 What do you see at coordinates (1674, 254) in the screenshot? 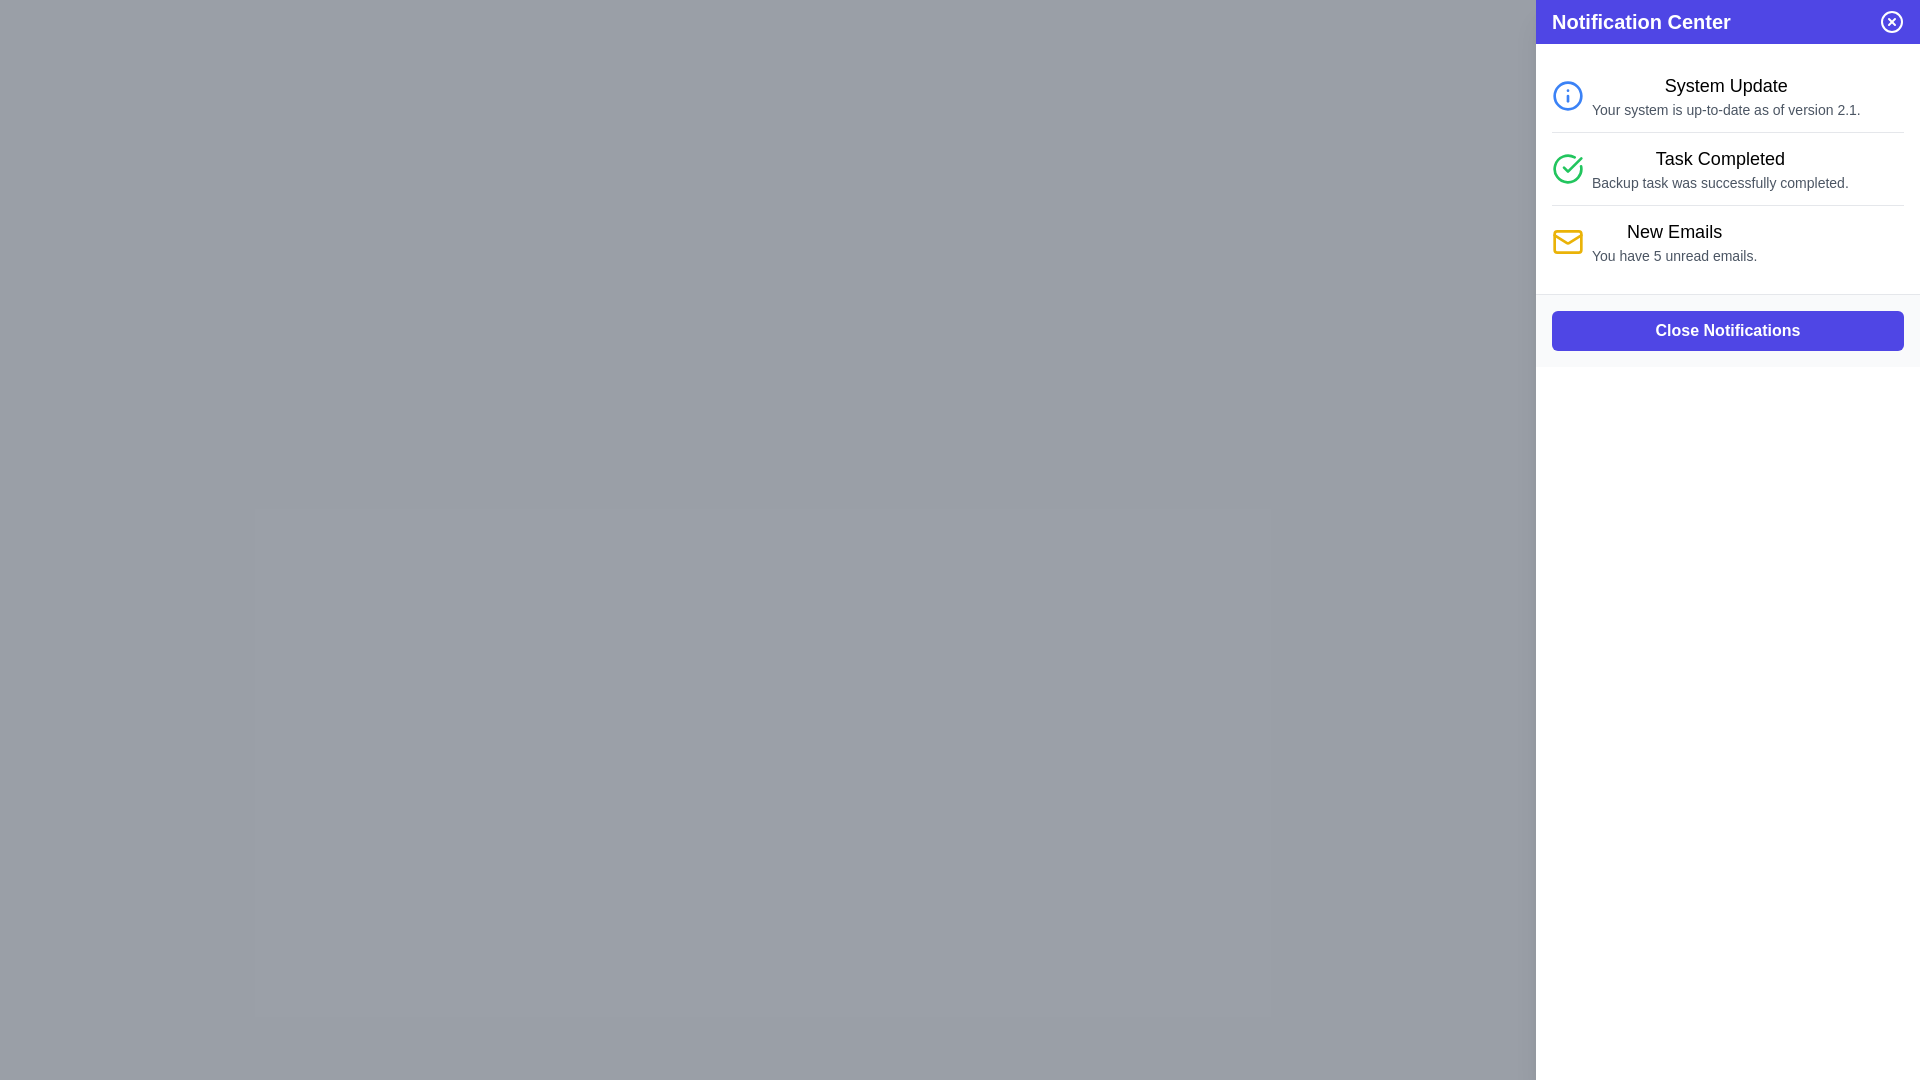
I see `the static text label that states 'You have 5 unread emails.' located beneath the 'New Emails' section header in the Notification Center panel` at bounding box center [1674, 254].